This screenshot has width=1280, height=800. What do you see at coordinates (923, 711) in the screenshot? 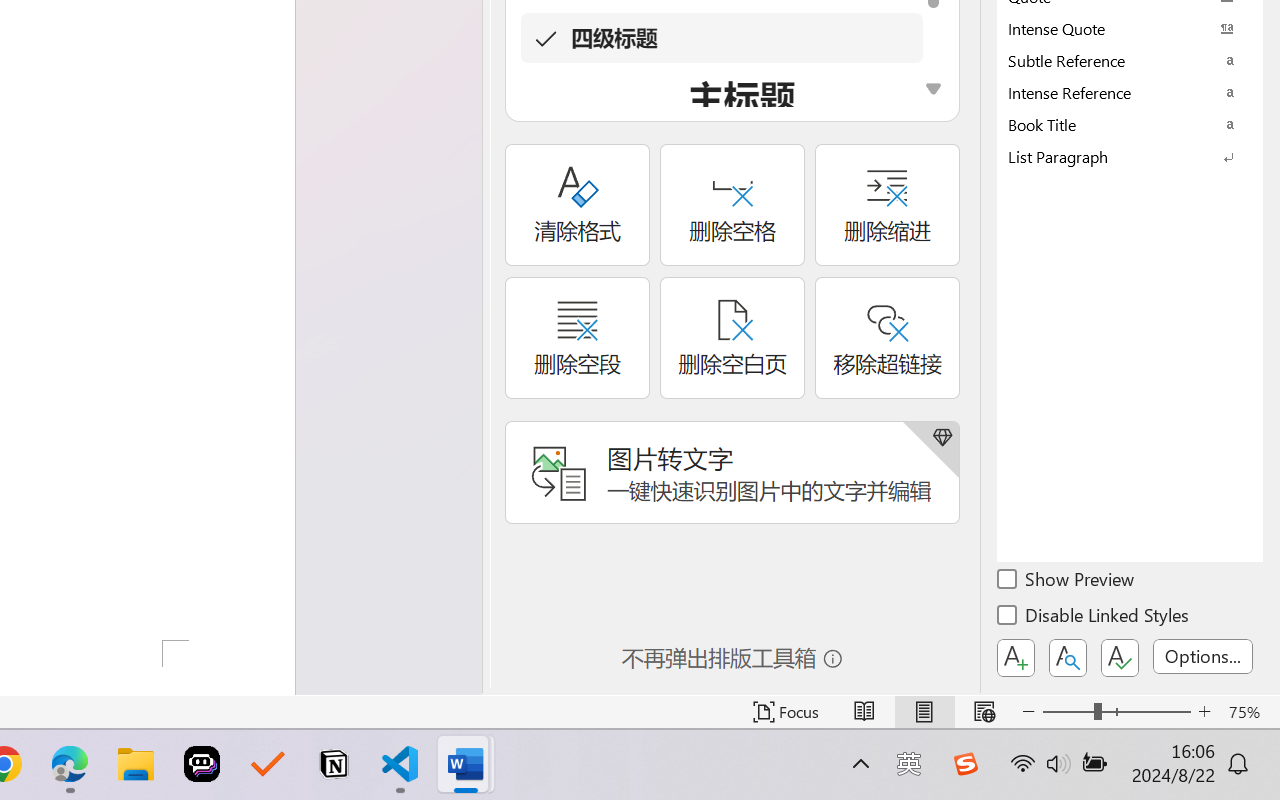
I see `'Print Layout'` at bounding box center [923, 711].